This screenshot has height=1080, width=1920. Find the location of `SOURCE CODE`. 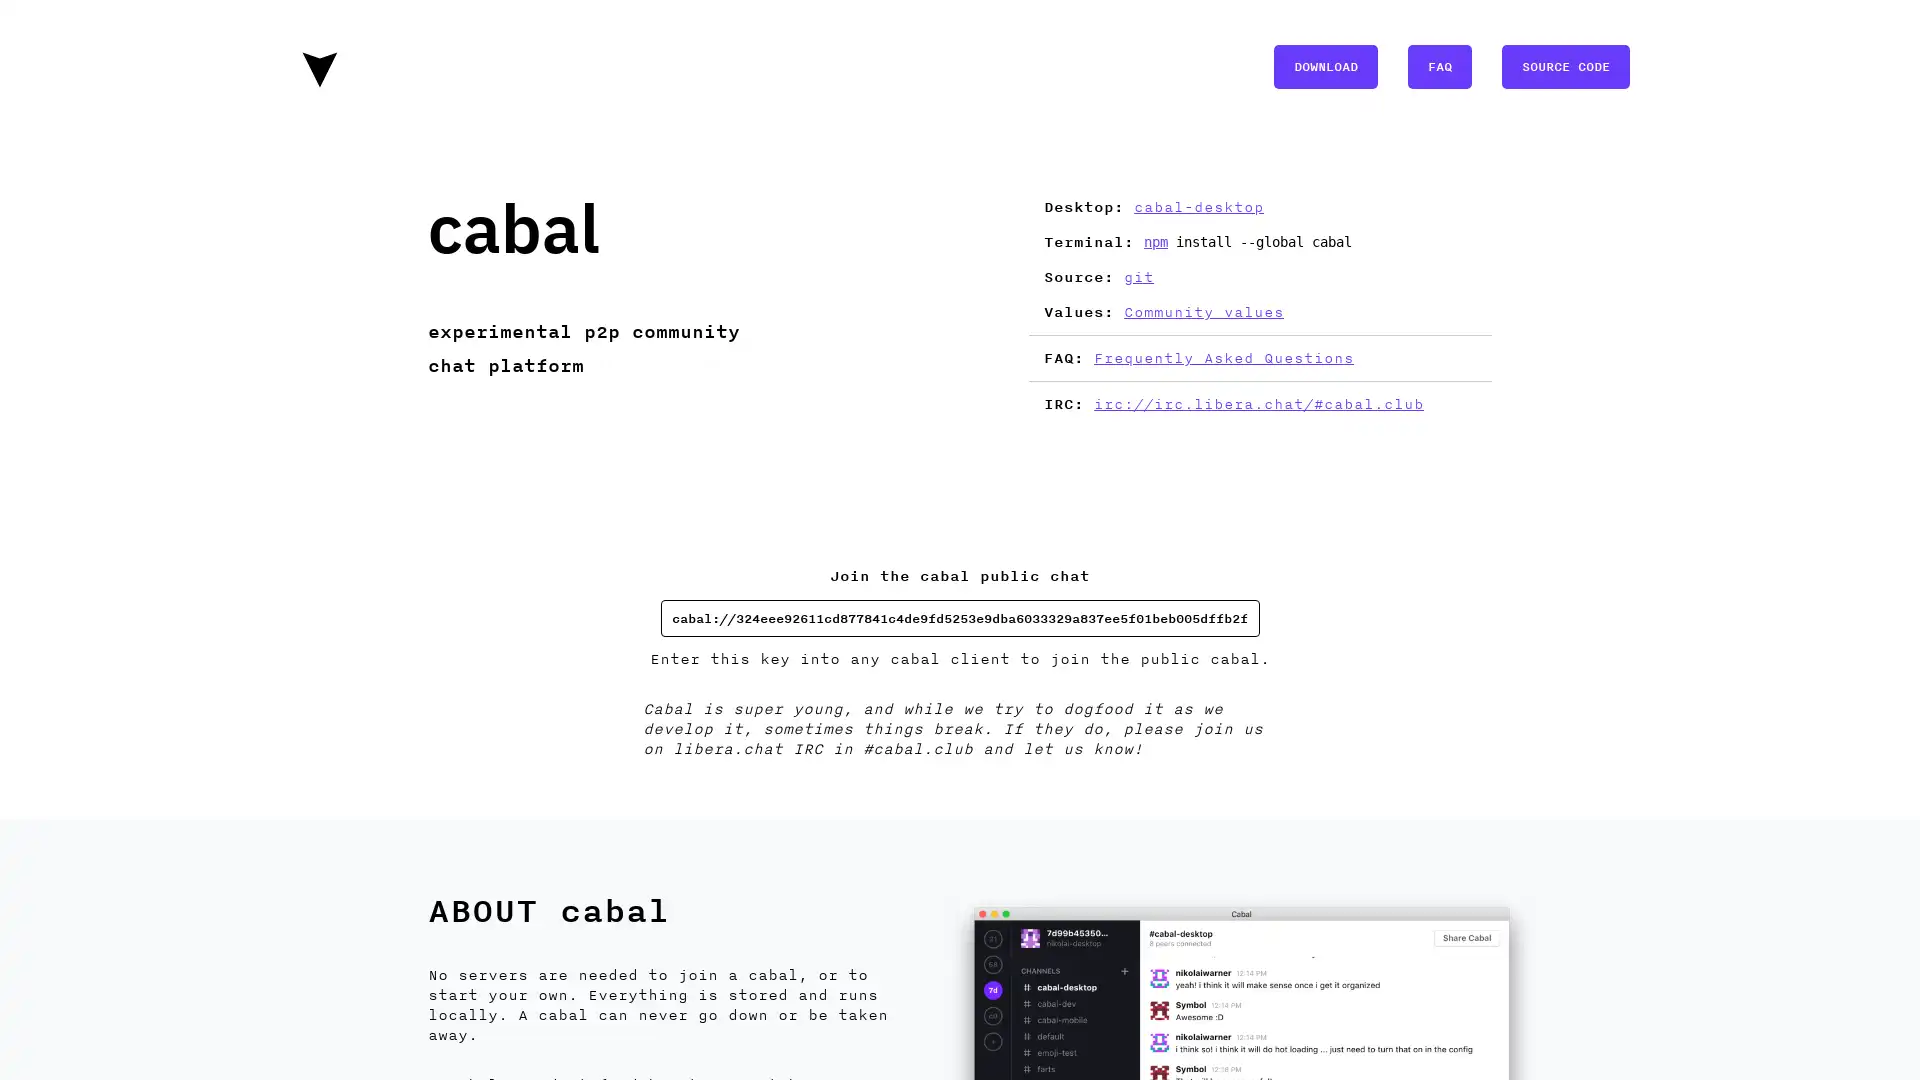

SOURCE CODE is located at coordinates (1564, 64).